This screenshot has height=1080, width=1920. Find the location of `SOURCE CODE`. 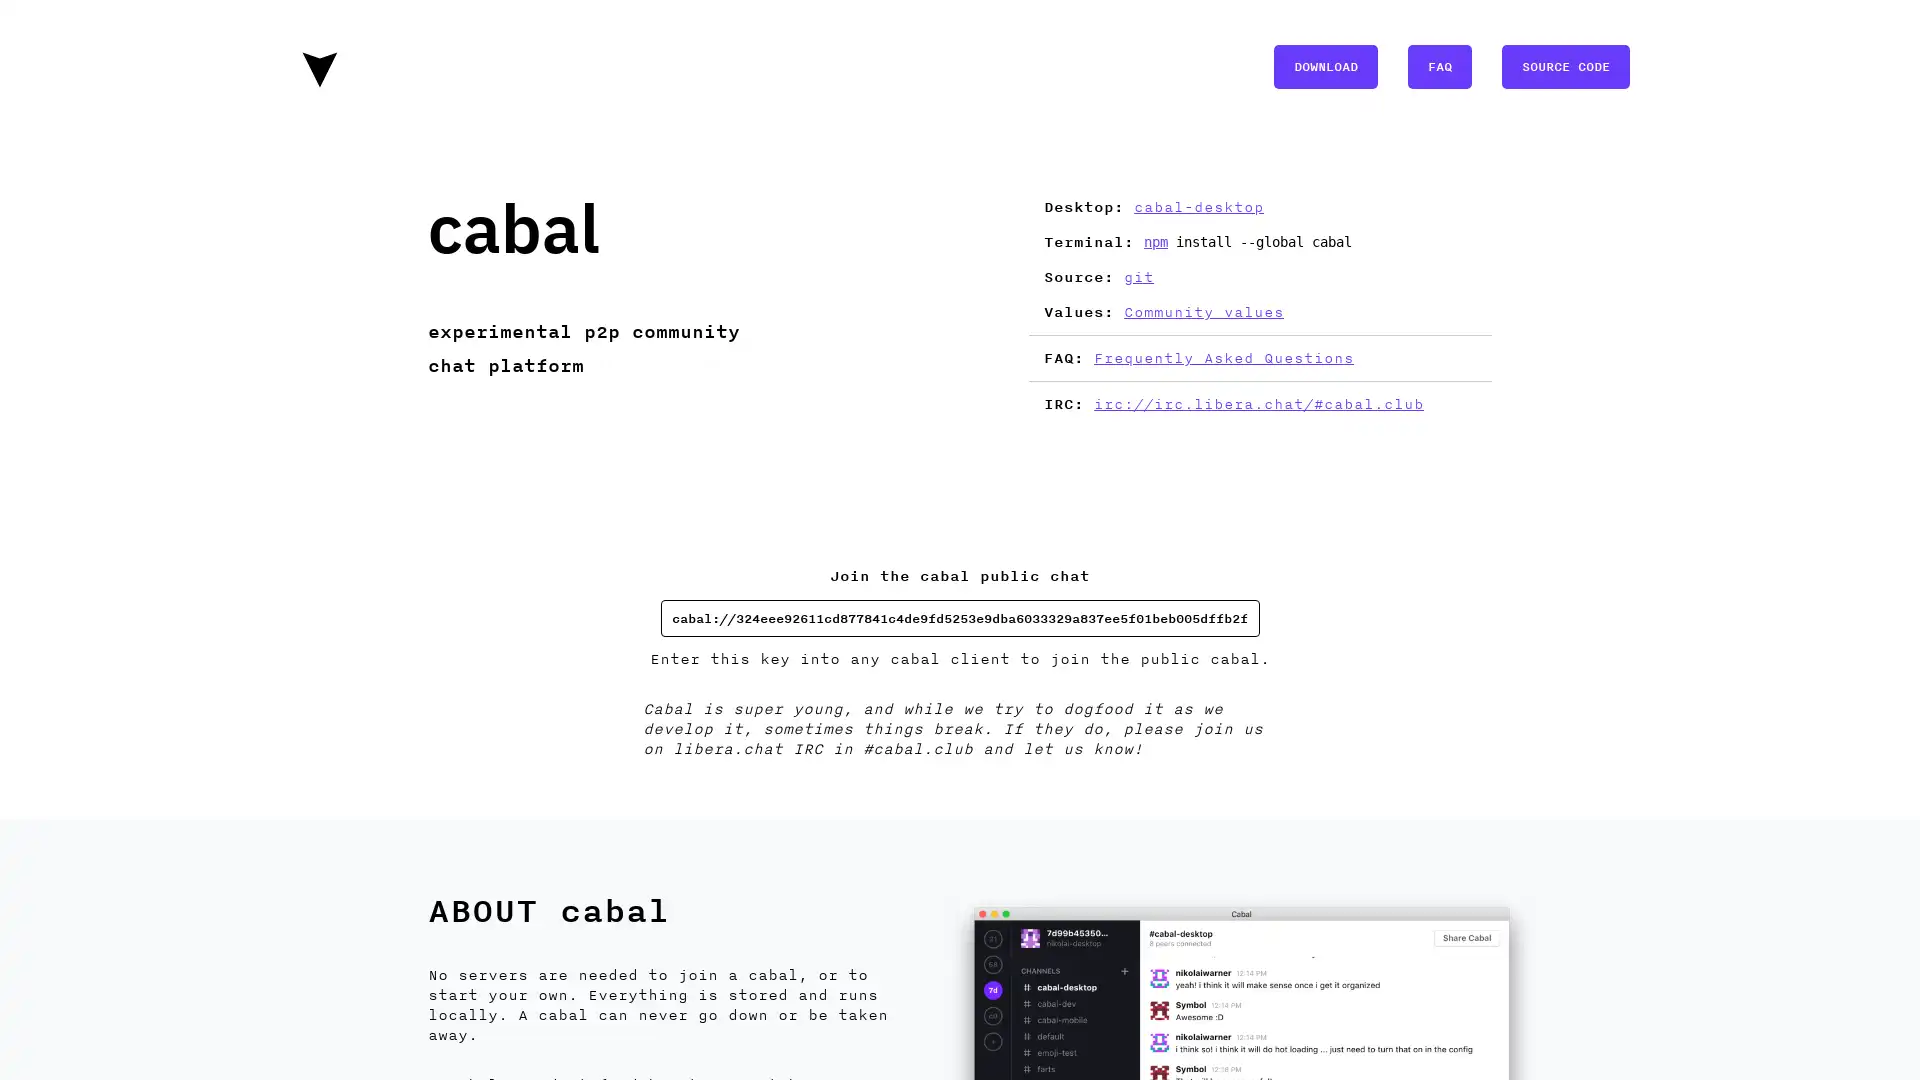

SOURCE CODE is located at coordinates (1564, 64).